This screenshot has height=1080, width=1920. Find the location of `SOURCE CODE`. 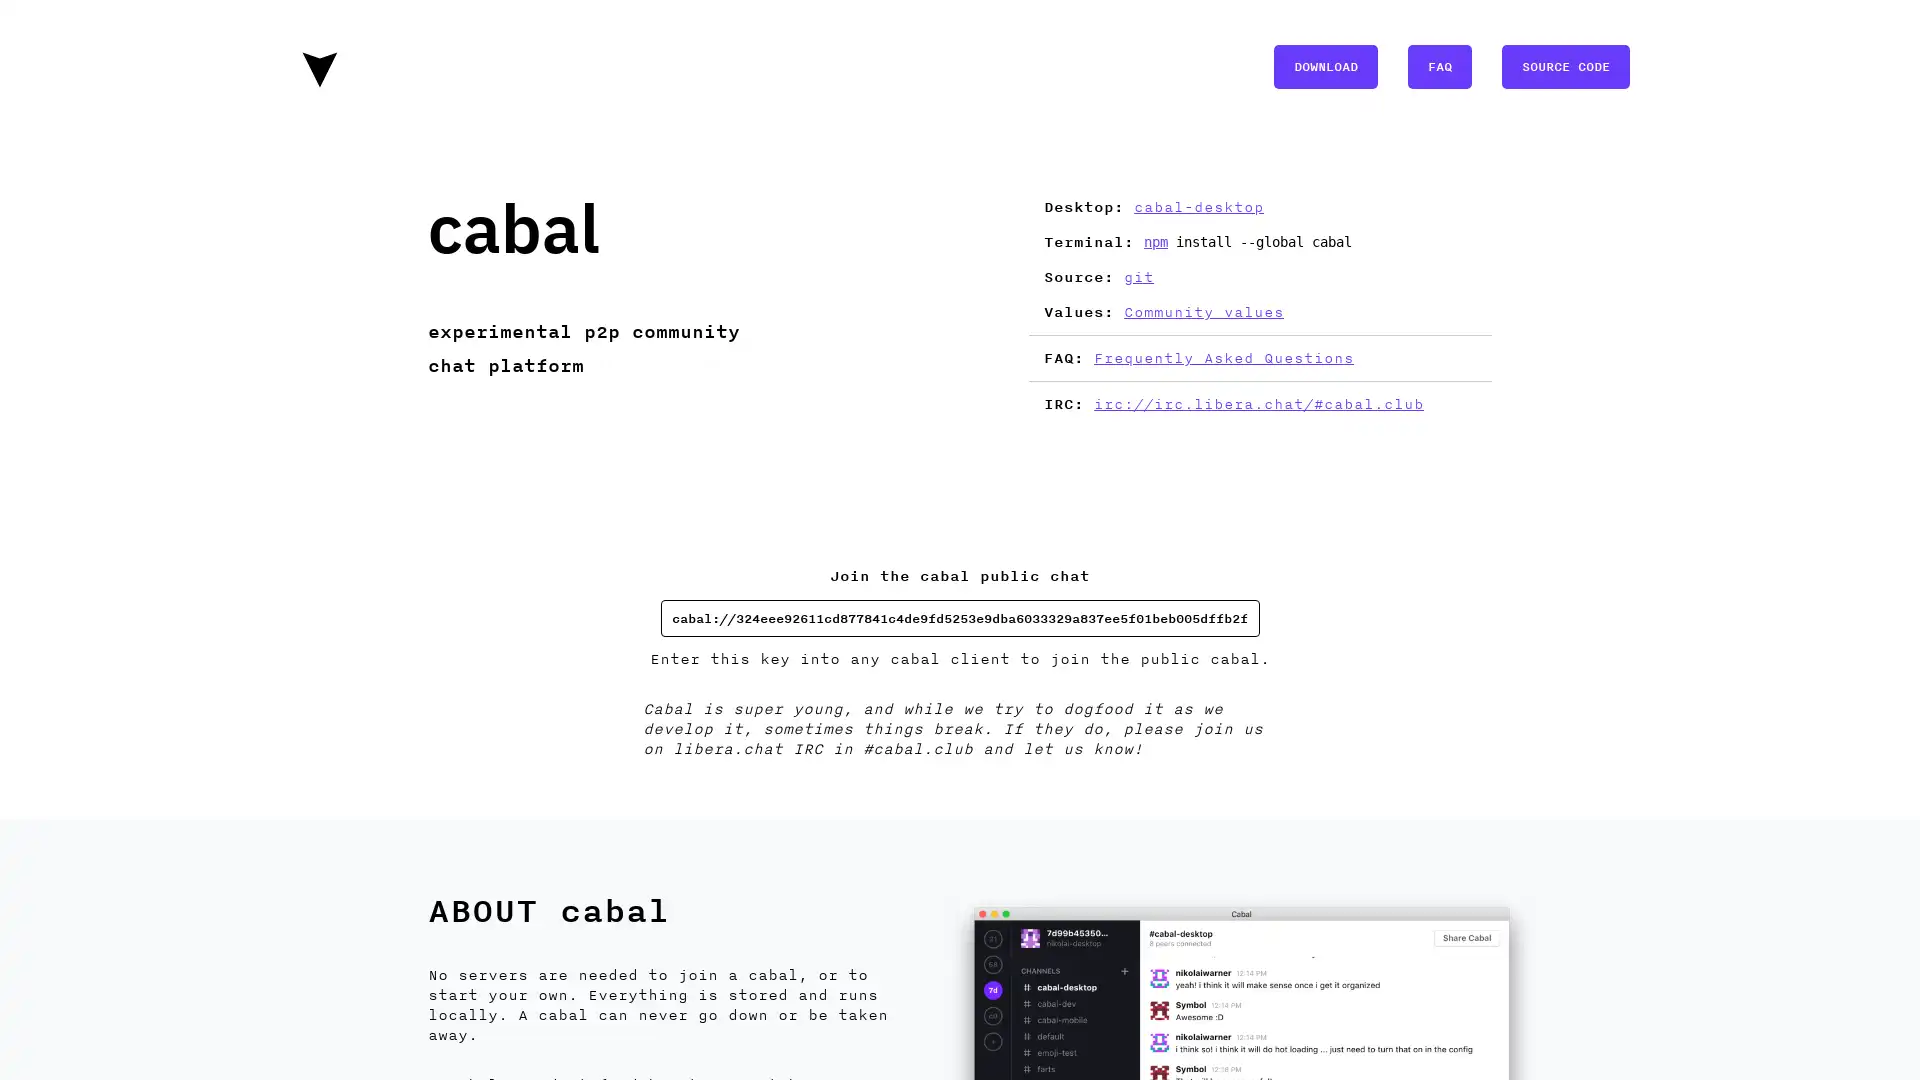

SOURCE CODE is located at coordinates (1564, 64).